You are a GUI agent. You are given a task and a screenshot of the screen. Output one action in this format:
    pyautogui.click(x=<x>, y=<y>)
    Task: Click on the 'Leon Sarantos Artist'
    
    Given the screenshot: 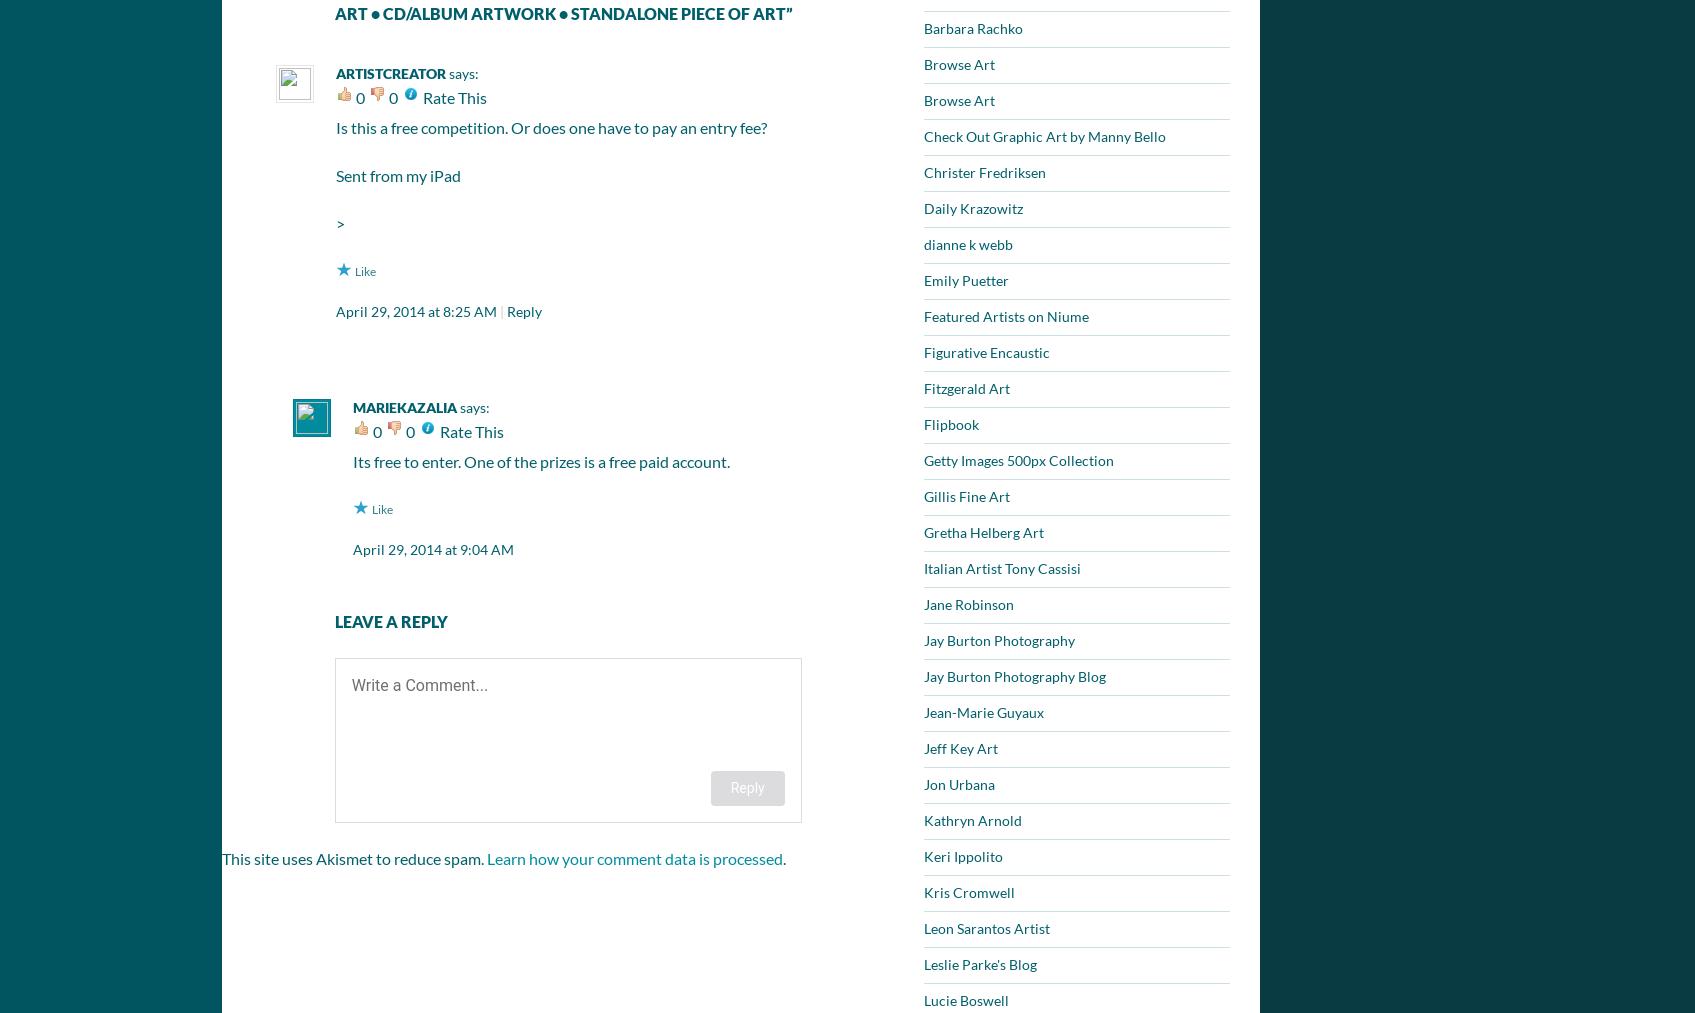 What is the action you would take?
    pyautogui.click(x=923, y=928)
    